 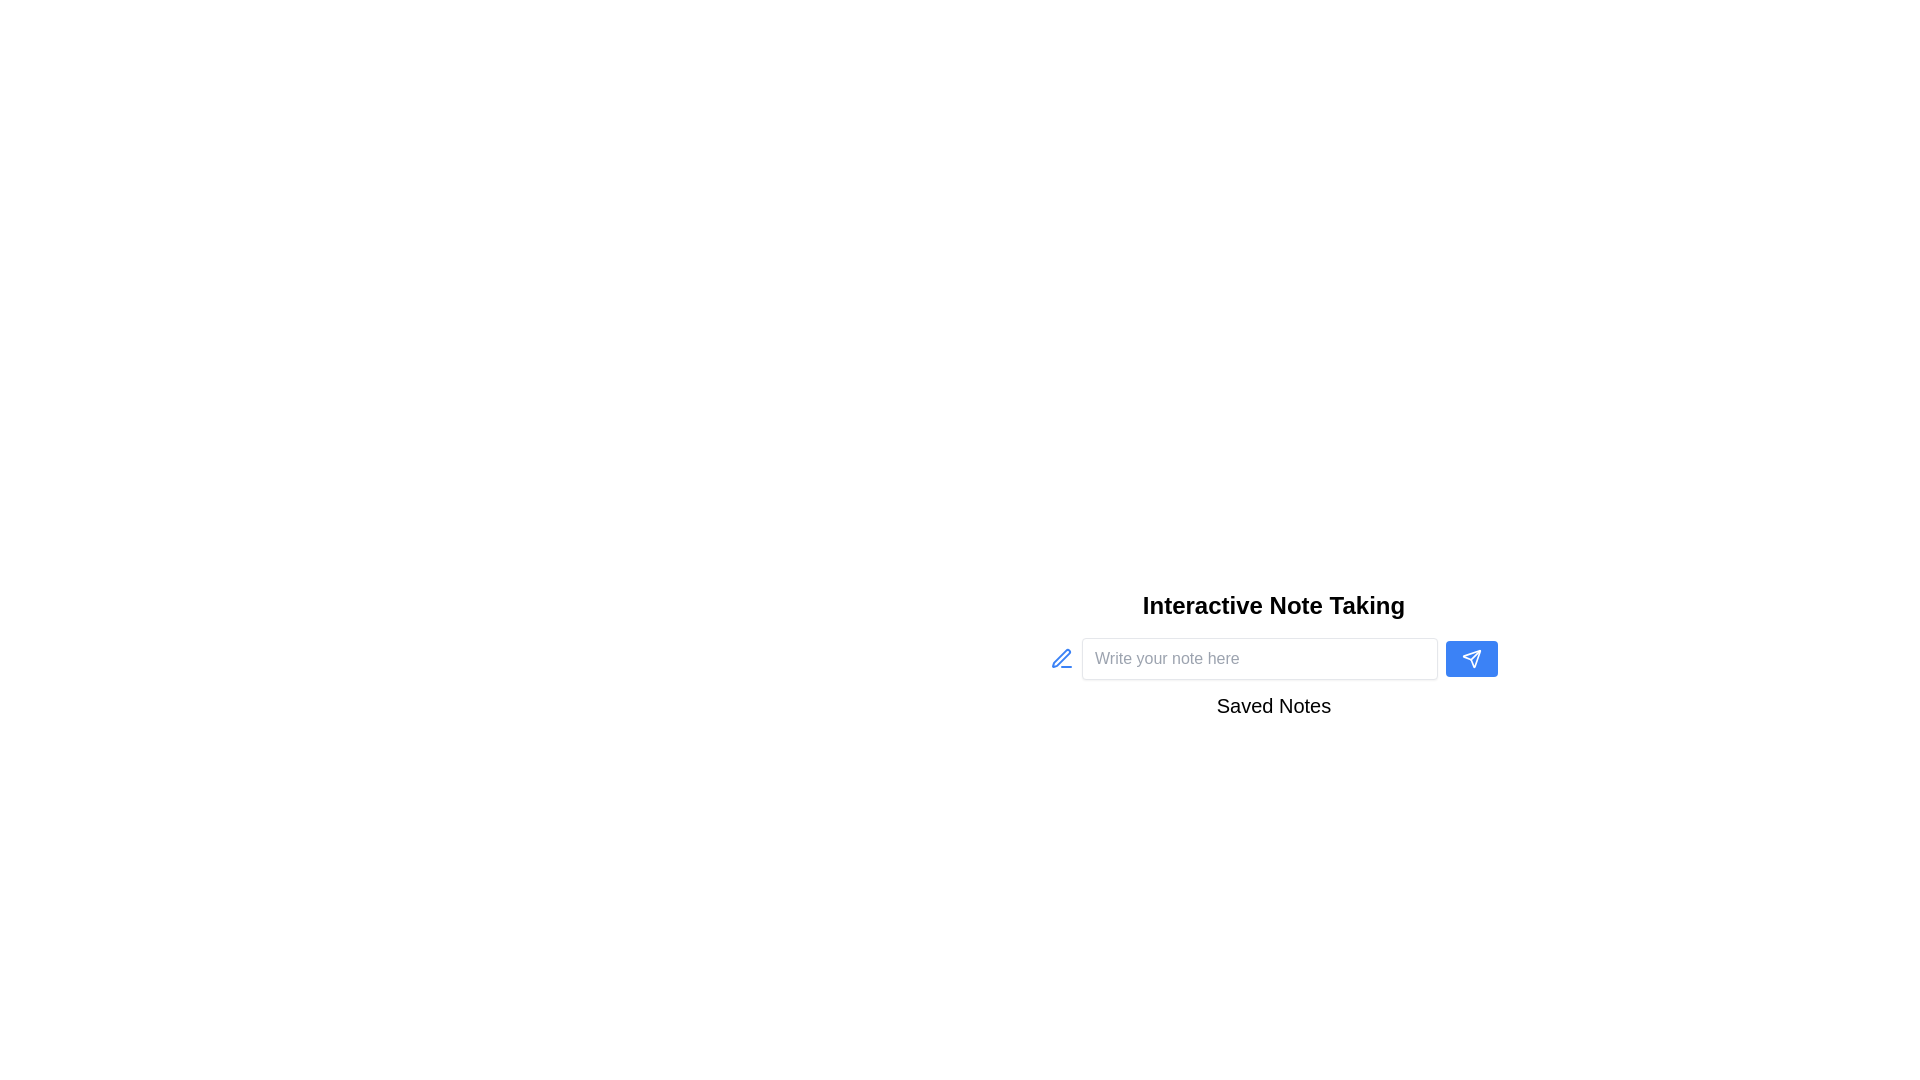 I want to click on the minimalistic pen tip icon styled with thin blue lines, located to the left of the 'Write your note here' text box, so click(x=1060, y=659).